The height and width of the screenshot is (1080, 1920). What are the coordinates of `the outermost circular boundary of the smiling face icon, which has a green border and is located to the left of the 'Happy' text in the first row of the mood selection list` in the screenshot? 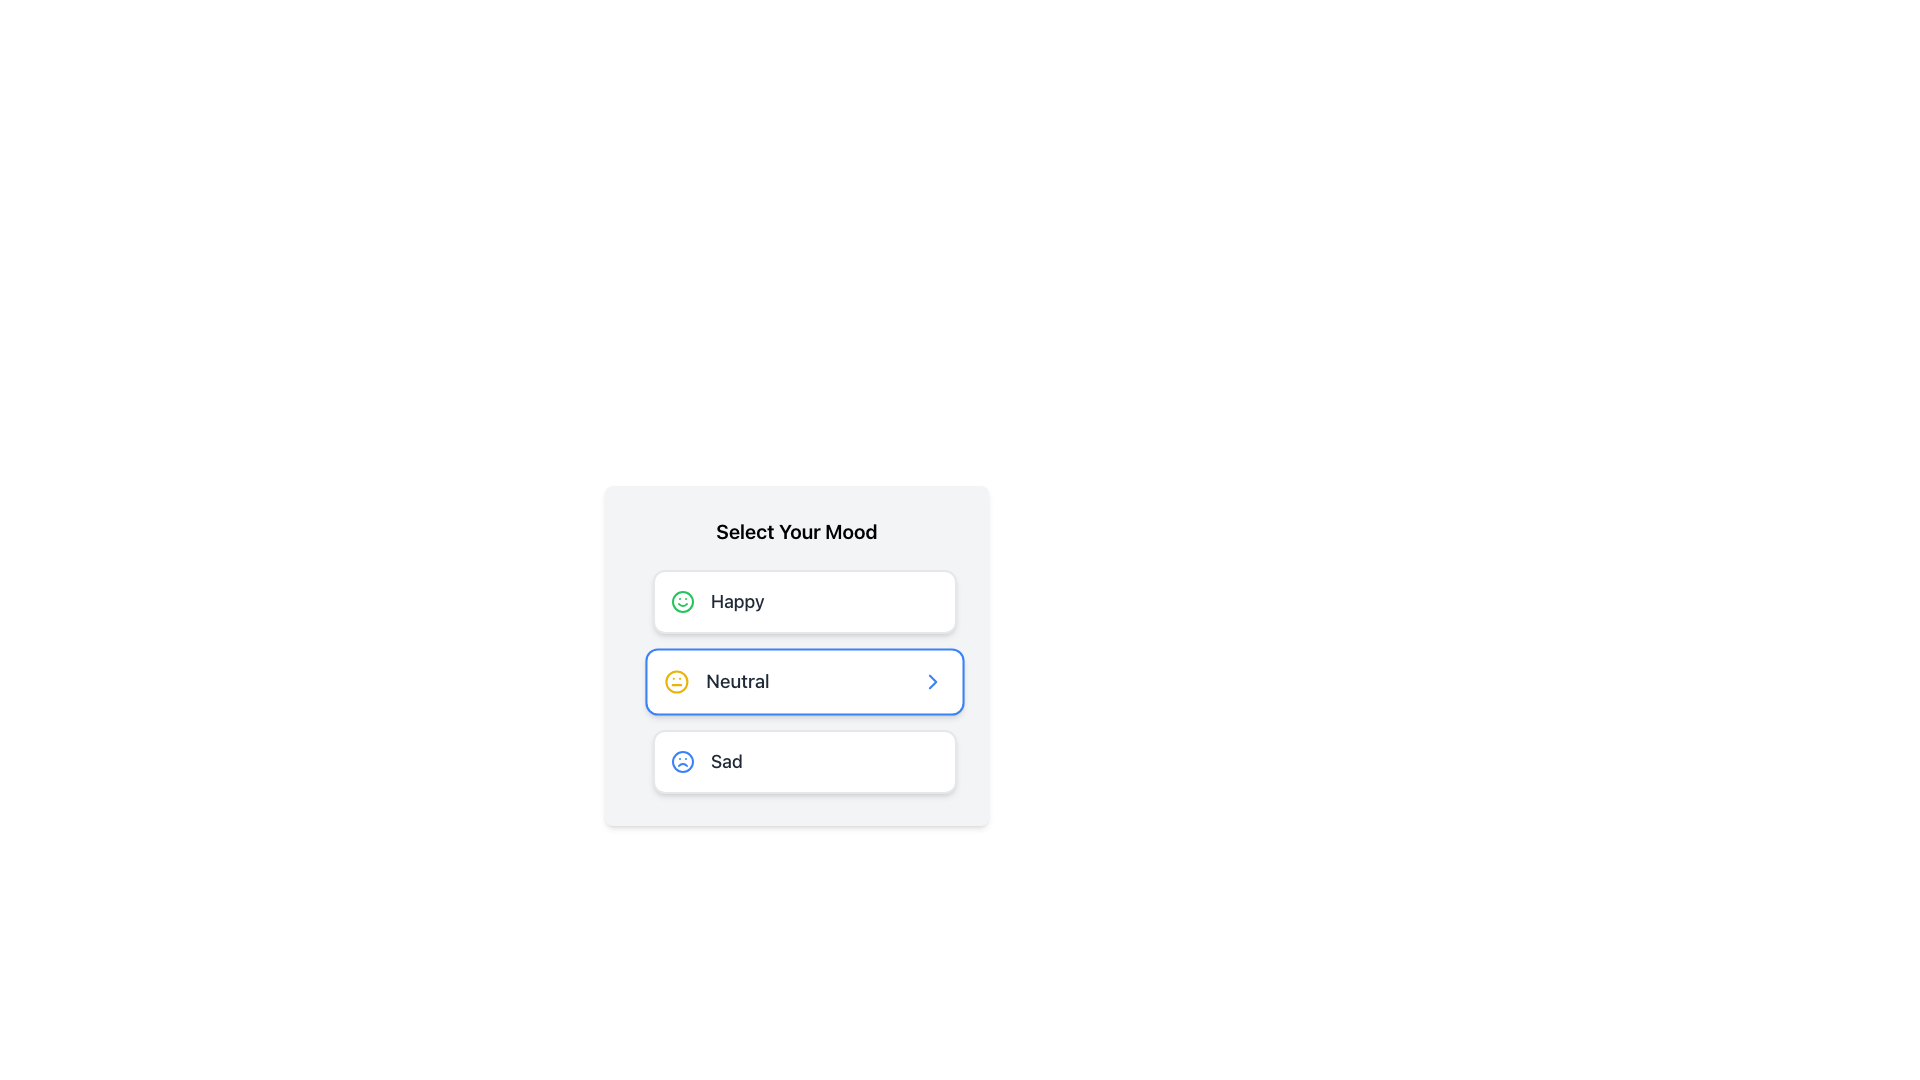 It's located at (682, 600).